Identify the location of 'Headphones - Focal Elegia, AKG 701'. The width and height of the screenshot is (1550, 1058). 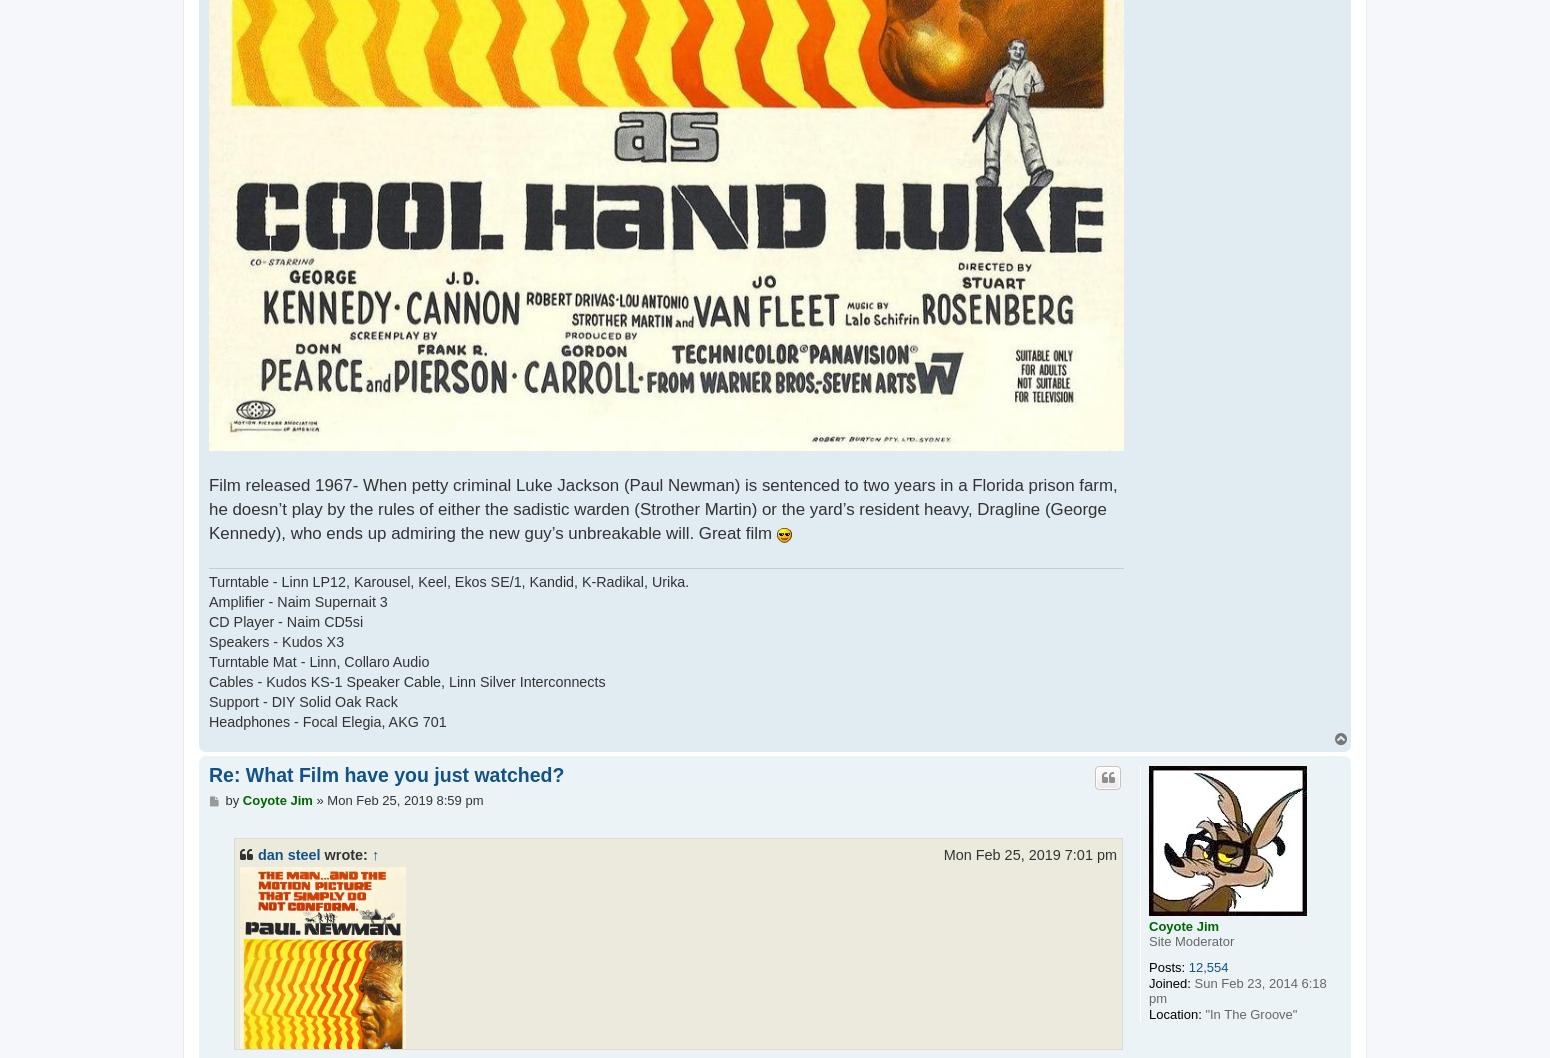
(326, 721).